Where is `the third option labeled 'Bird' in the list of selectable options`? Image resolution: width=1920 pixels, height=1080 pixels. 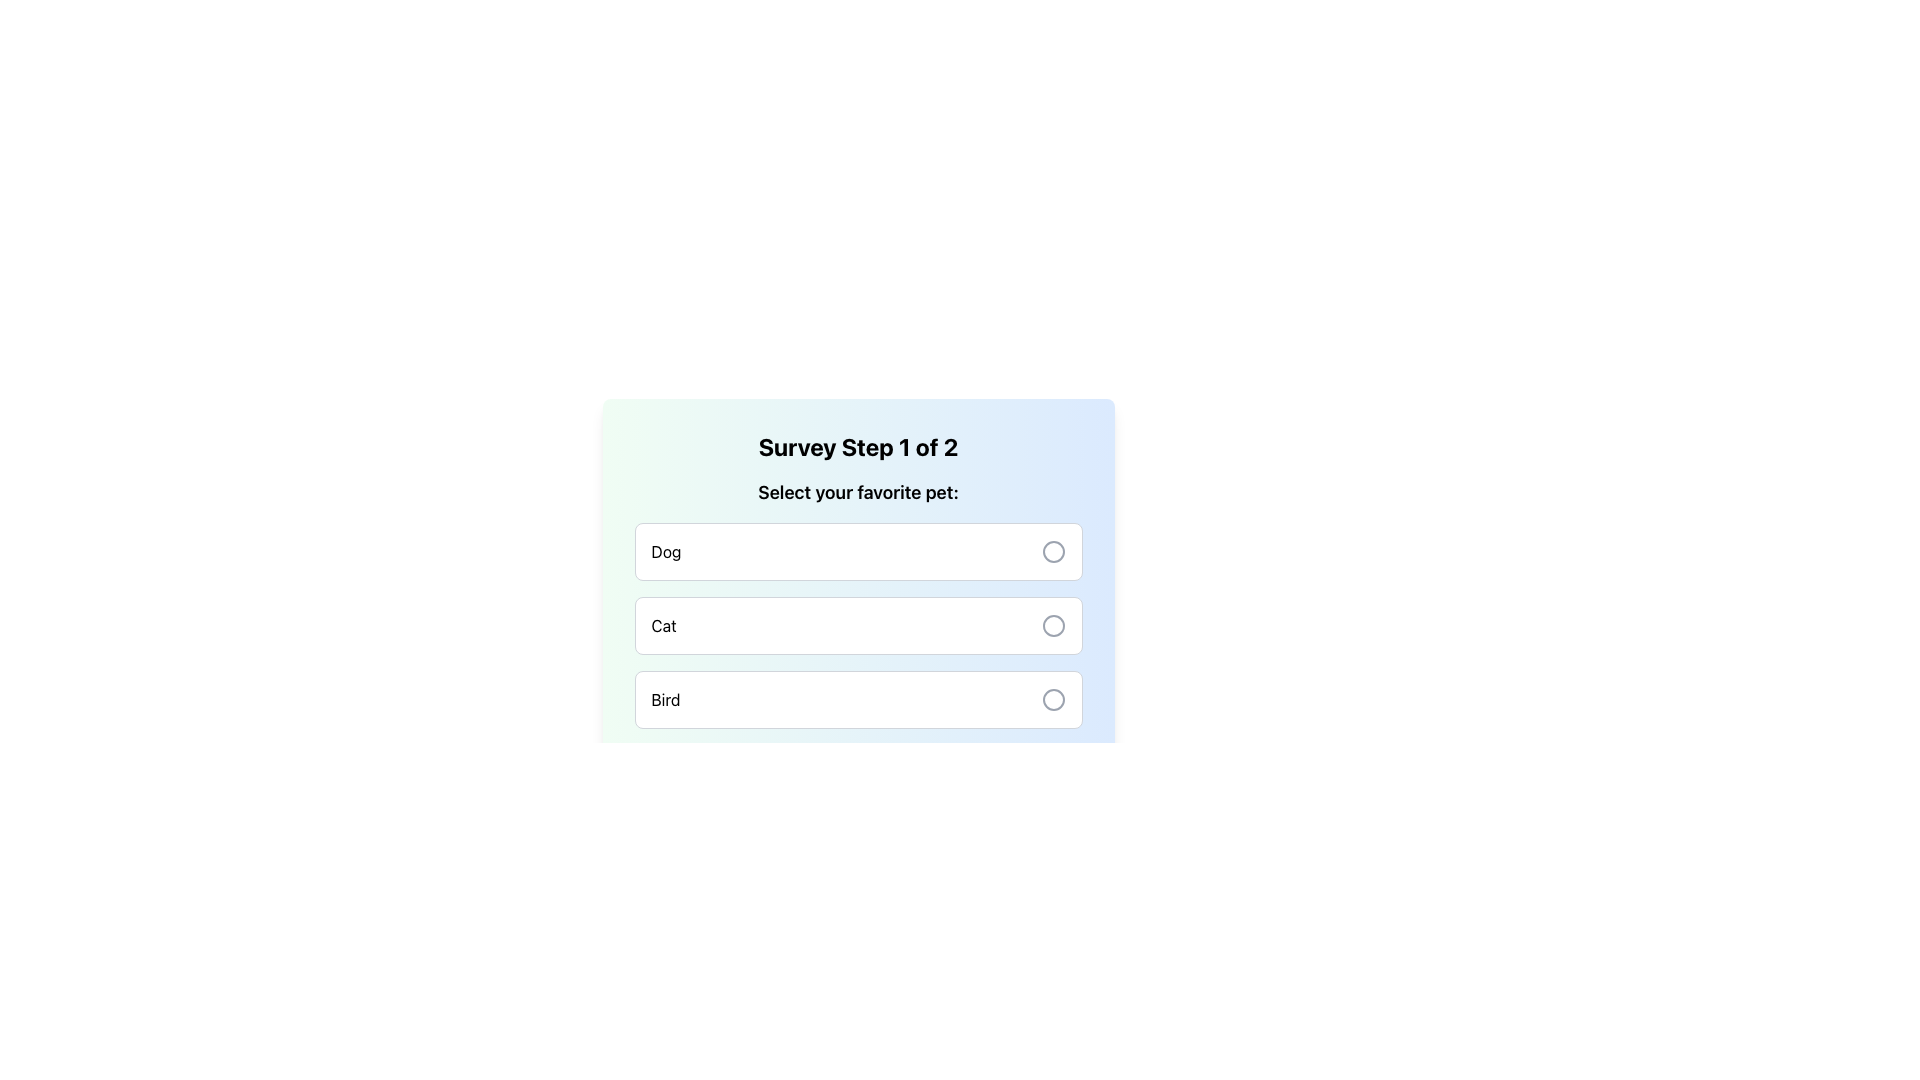
the third option labeled 'Bird' in the list of selectable options is located at coordinates (858, 698).